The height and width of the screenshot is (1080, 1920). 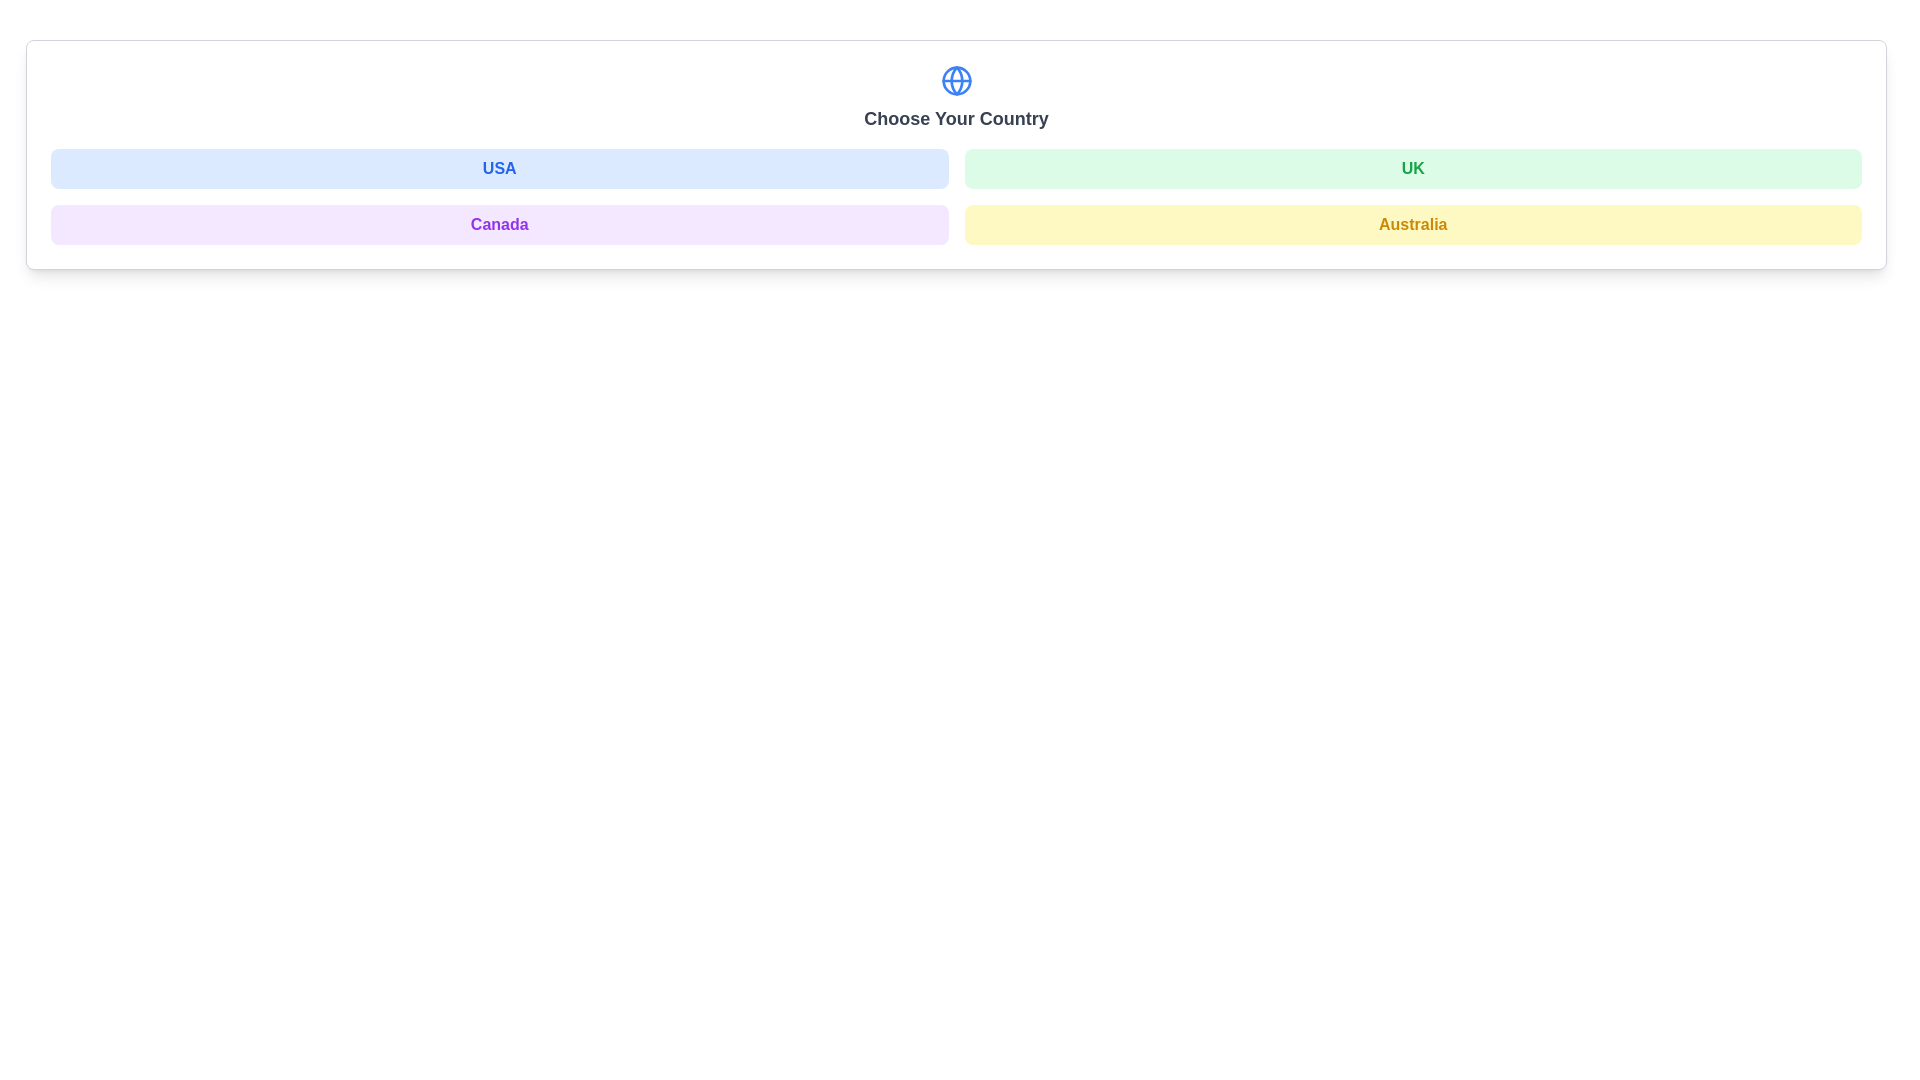 What do you see at coordinates (499, 168) in the screenshot?
I see `the button labeled 'USA'` at bounding box center [499, 168].